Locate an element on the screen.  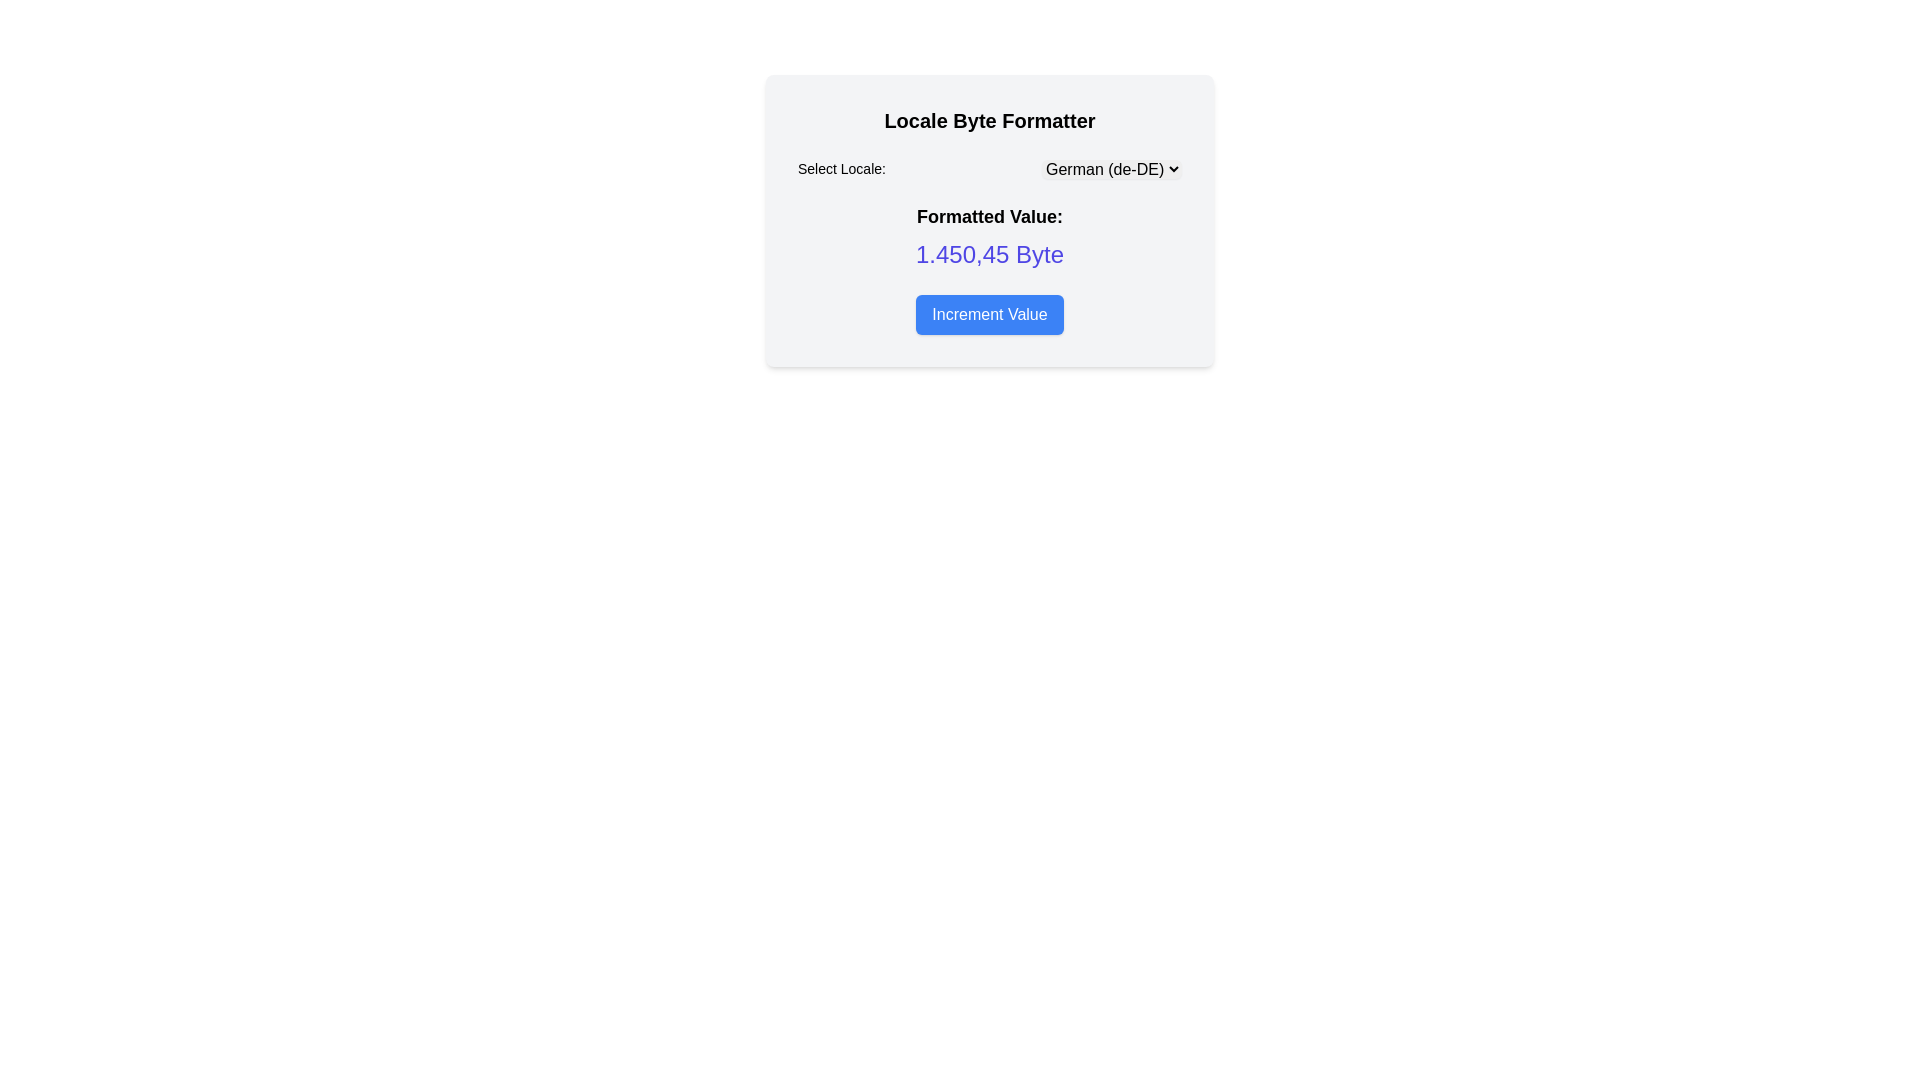
the label displaying 'Formatted Value:' which is located above the numeric value '1.450,45 Byte' is located at coordinates (989, 216).